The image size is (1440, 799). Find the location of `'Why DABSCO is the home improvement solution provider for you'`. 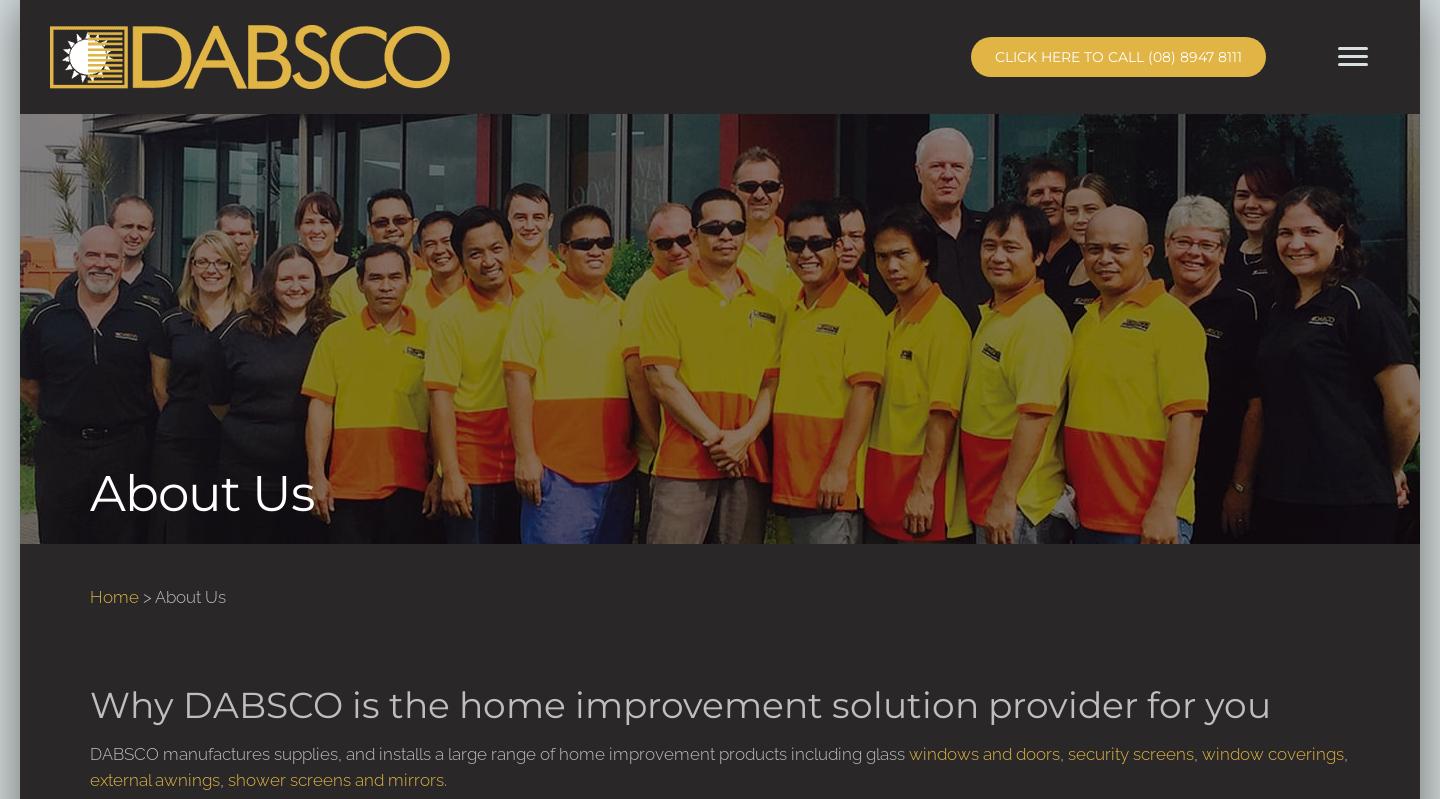

'Why DABSCO is the home improvement solution provider for you' is located at coordinates (680, 705).